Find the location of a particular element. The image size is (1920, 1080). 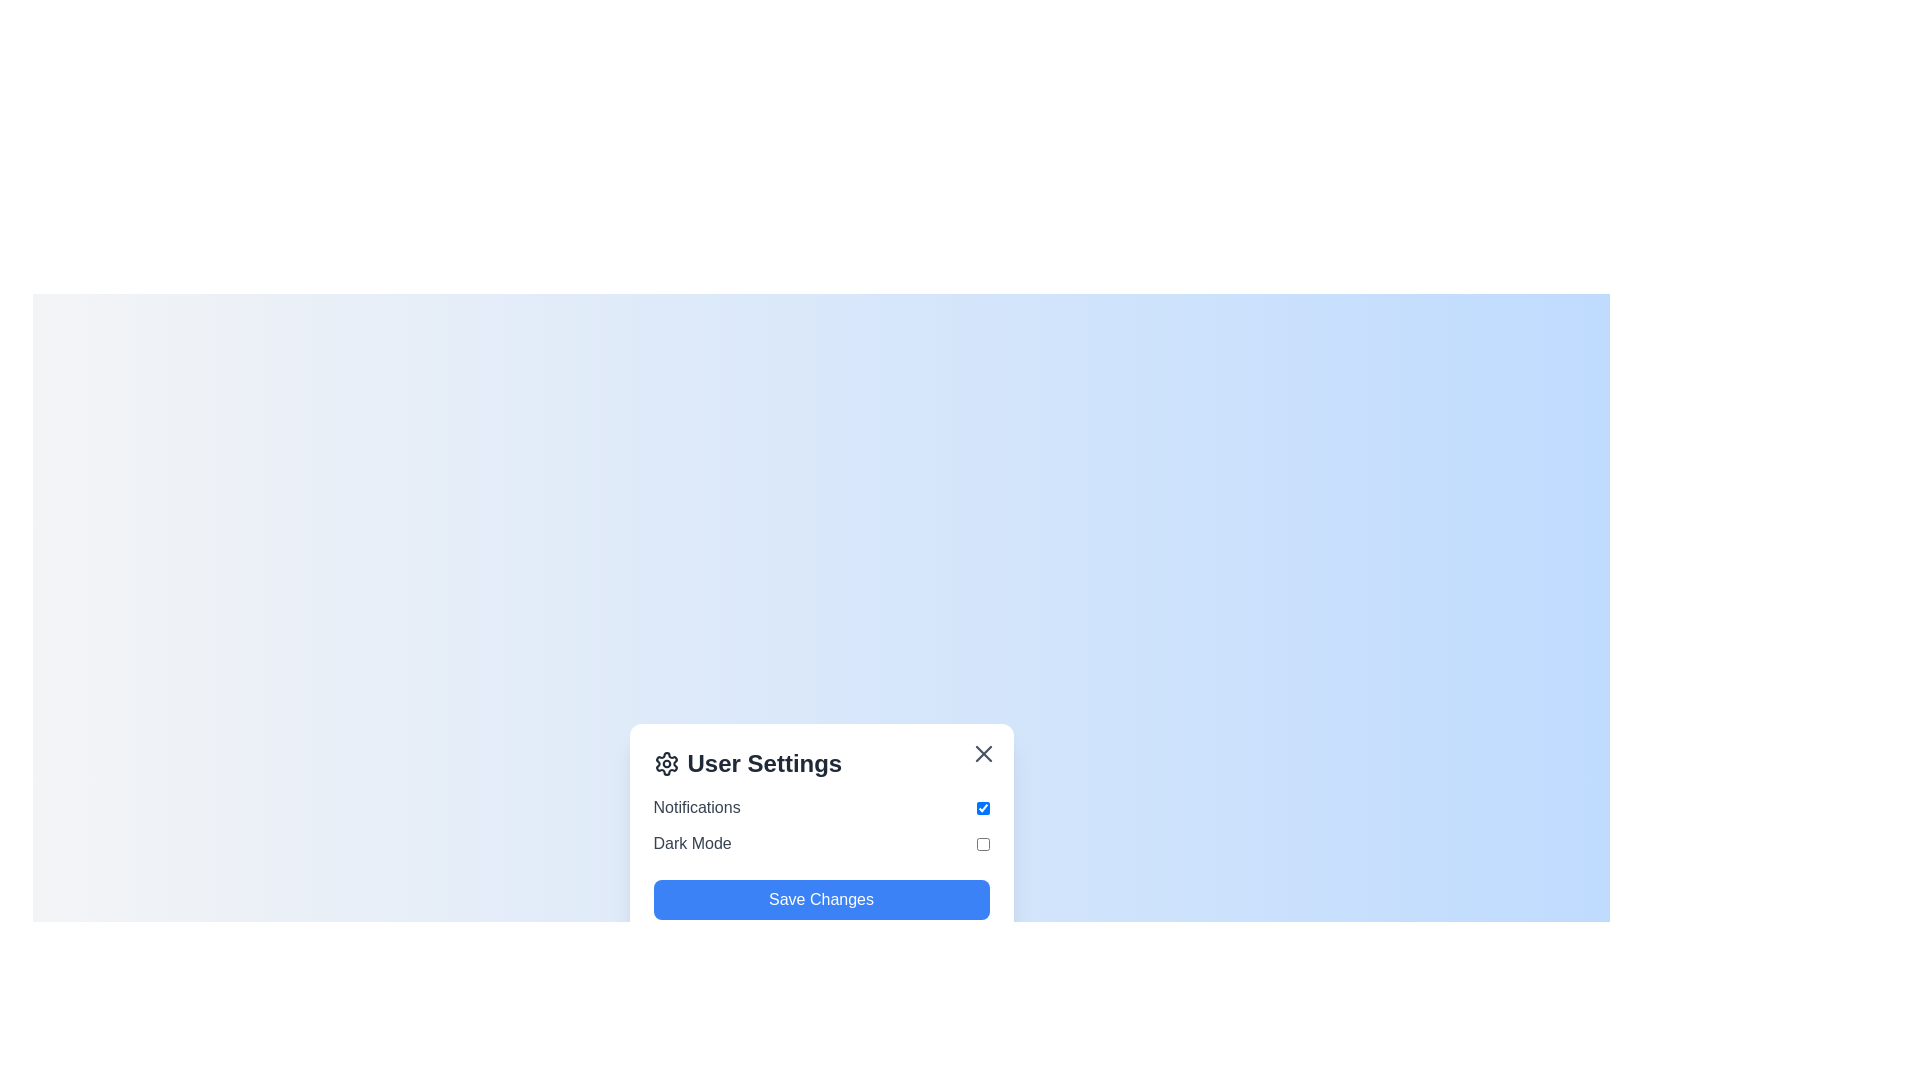

the dark mode toggle to change its state is located at coordinates (983, 844).